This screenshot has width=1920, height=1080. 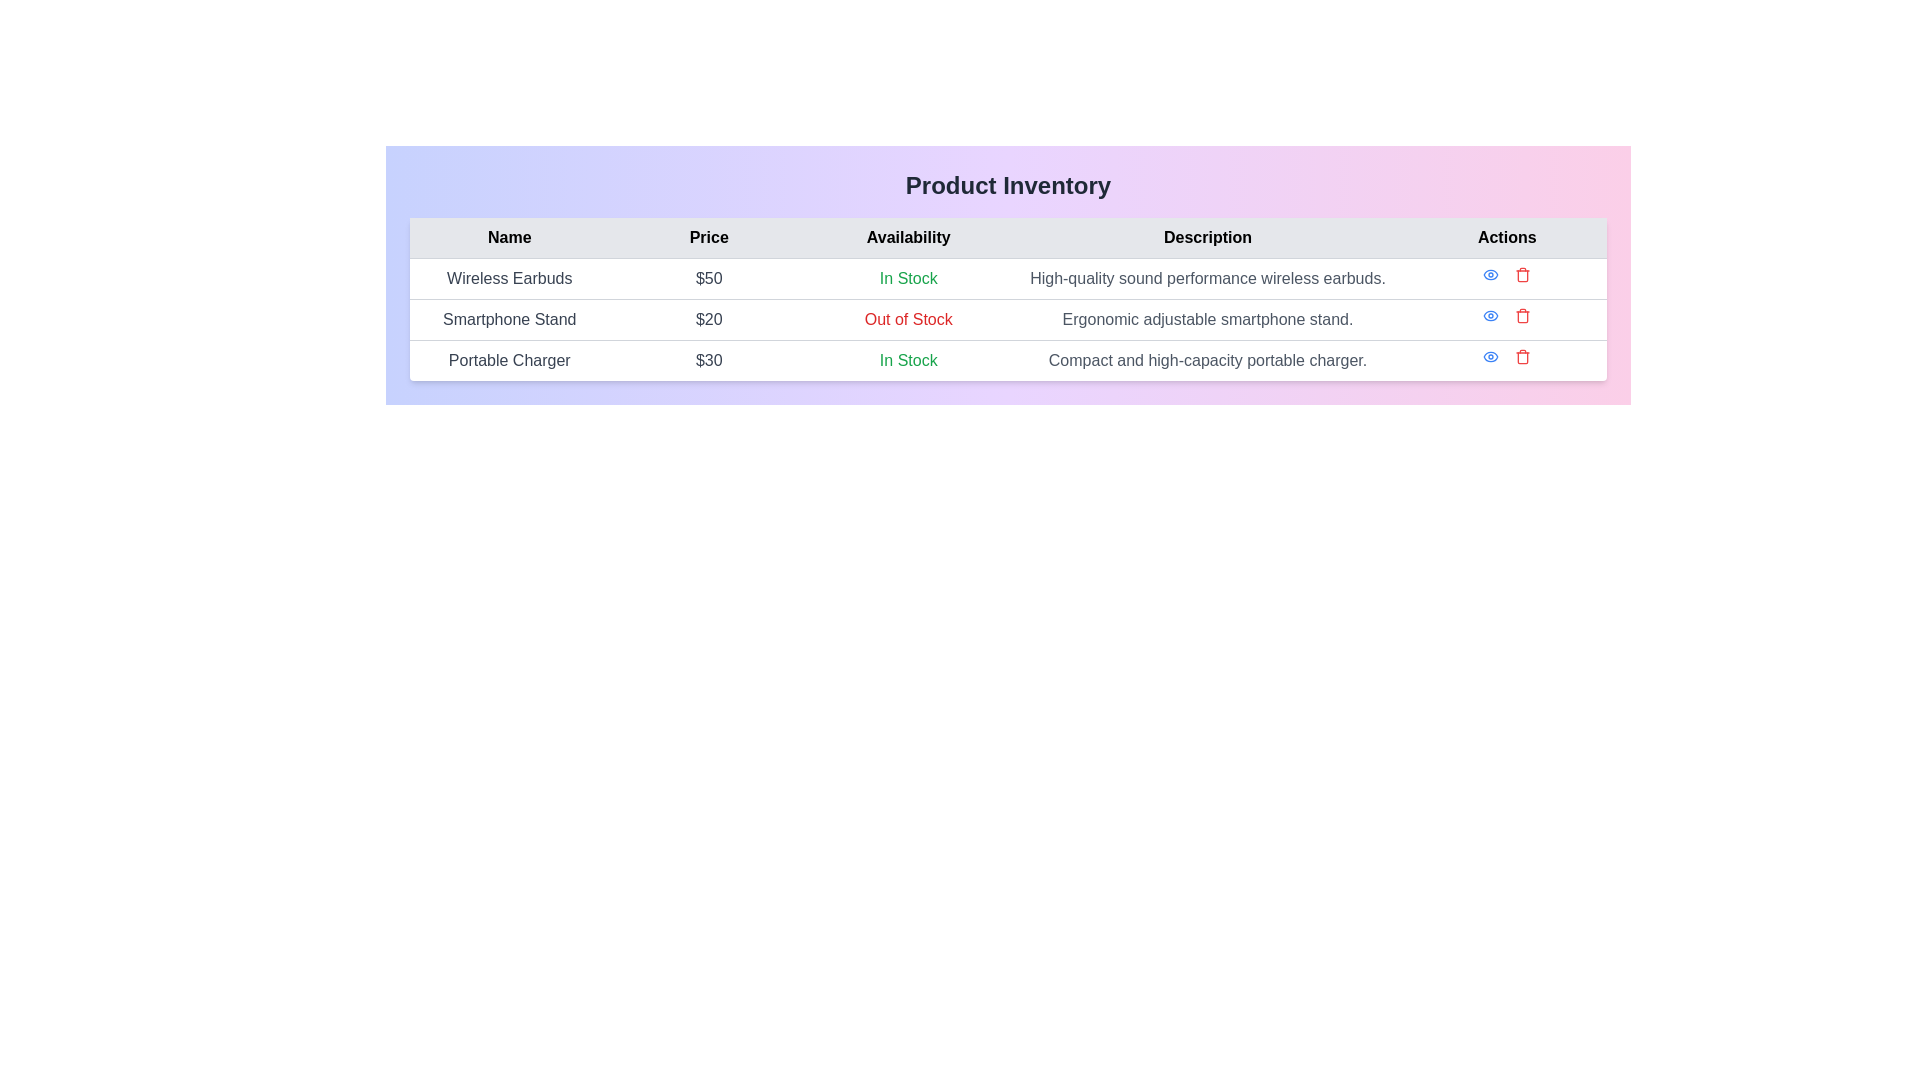 I want to click on 'Wireless Earbuds' text label element, which displays the product name in the inventory list, for its properties, so click(x=509, y=278).